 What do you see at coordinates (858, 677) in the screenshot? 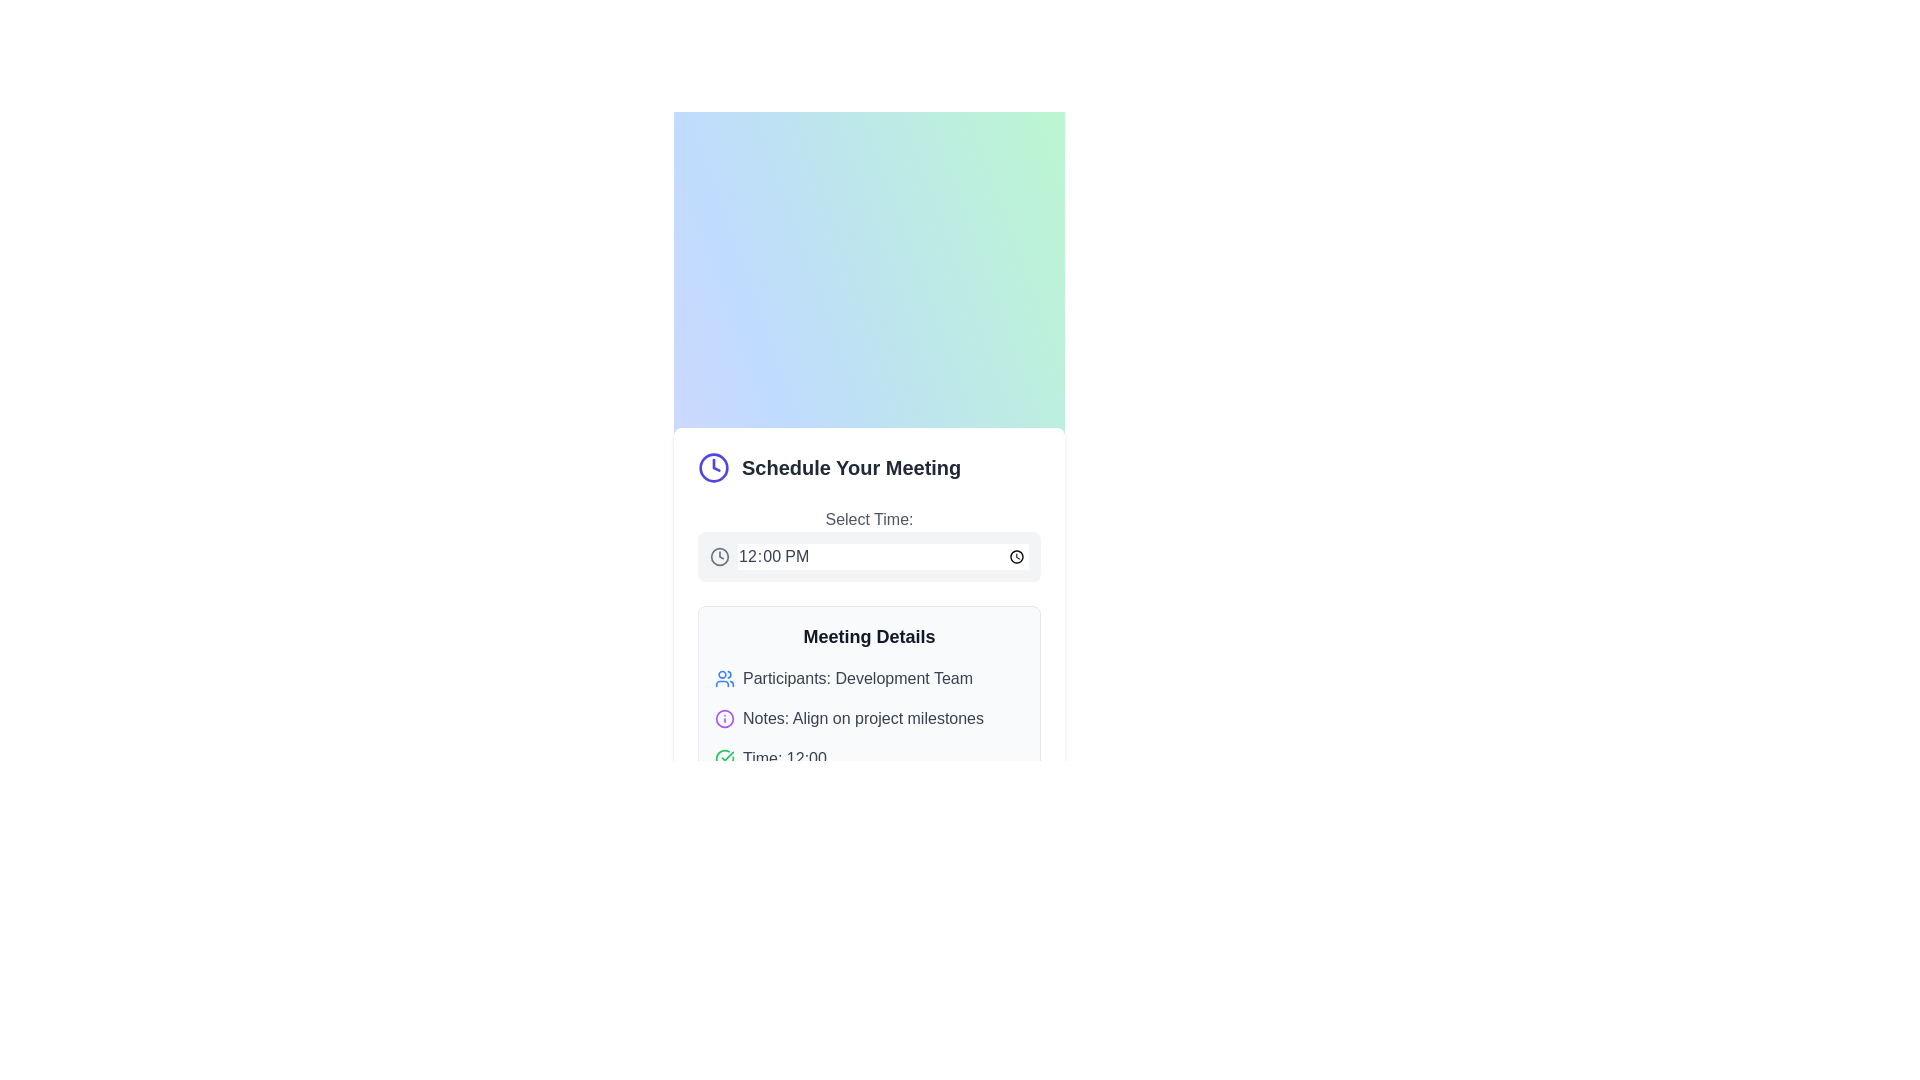
I see `information from the text label that displays 'Participants: Development Team' in the 'Meeting Details' section` at bounding box center [858, 677].